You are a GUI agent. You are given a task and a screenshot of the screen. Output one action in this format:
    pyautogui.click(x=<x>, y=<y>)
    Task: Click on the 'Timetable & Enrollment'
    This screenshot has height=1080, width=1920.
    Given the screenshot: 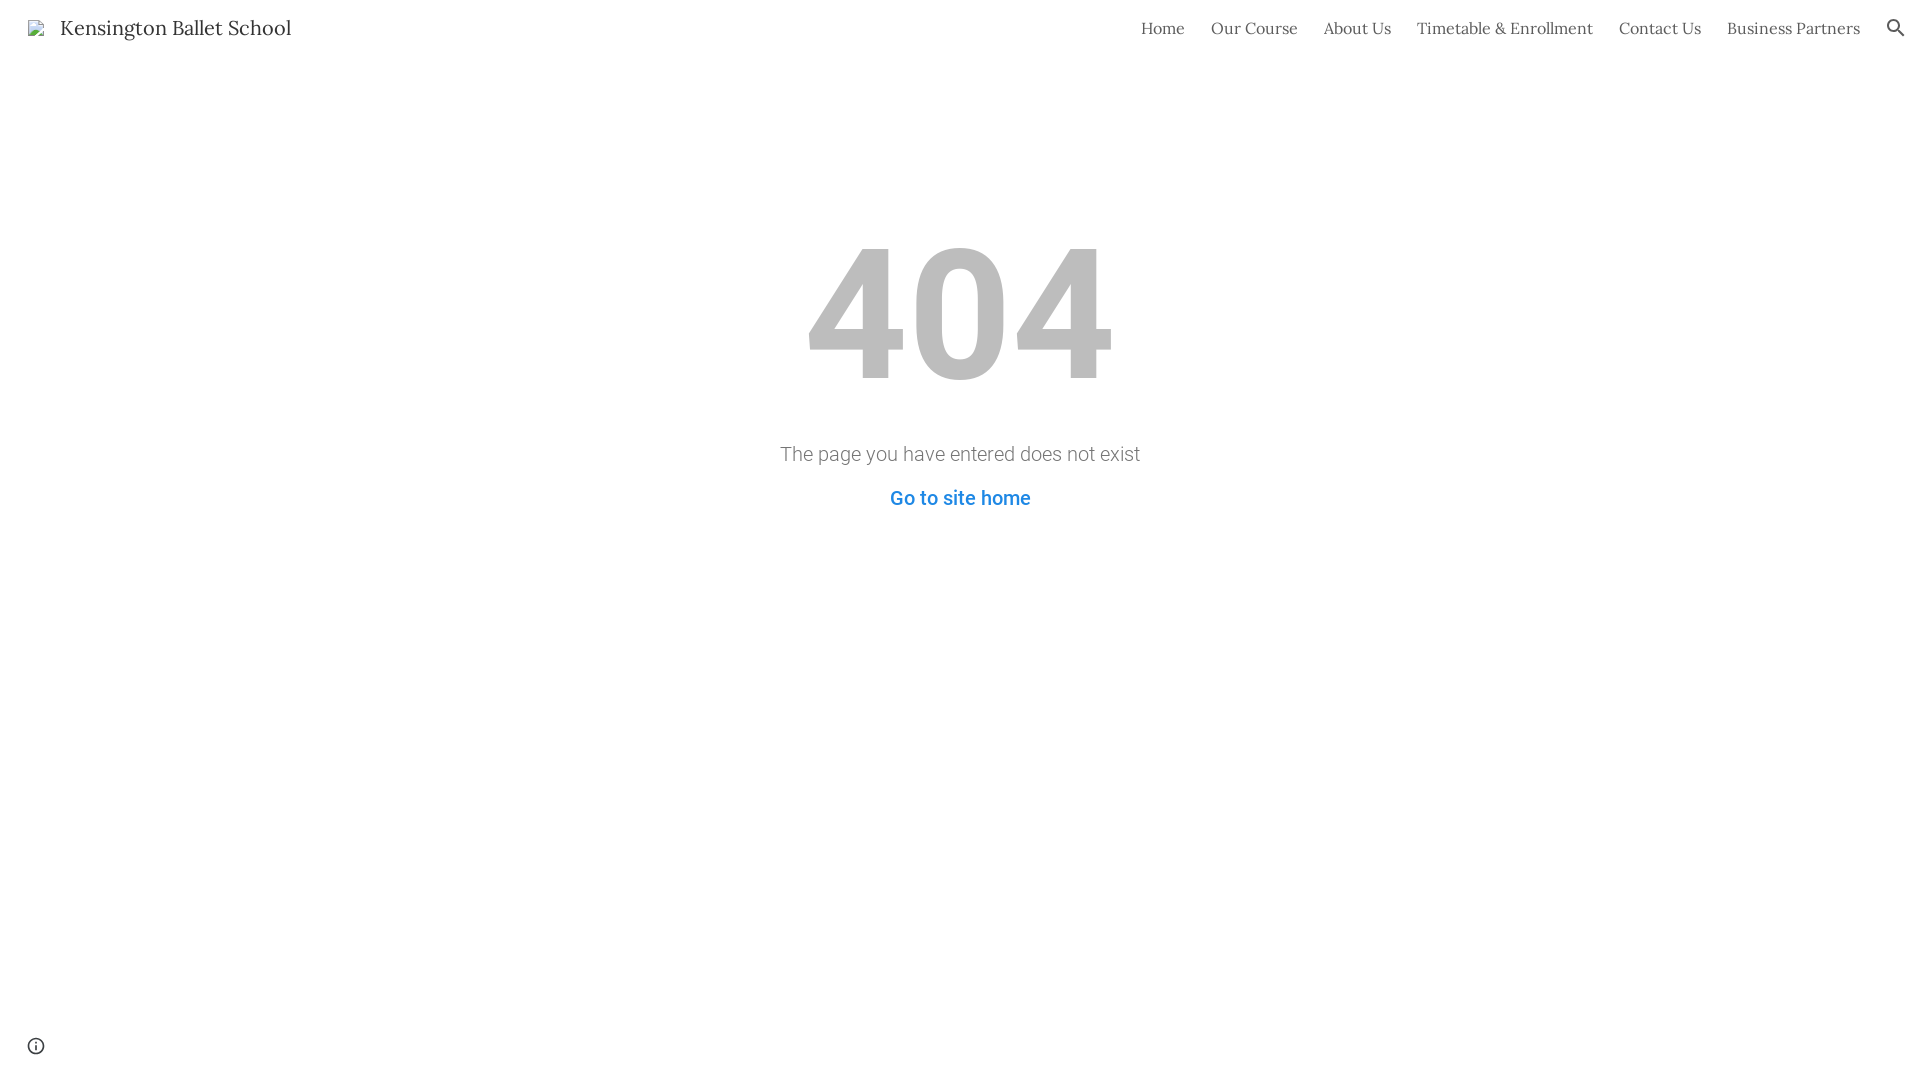 What is the action you would take?
    pyautogui.click(x=1505, y=27)
    